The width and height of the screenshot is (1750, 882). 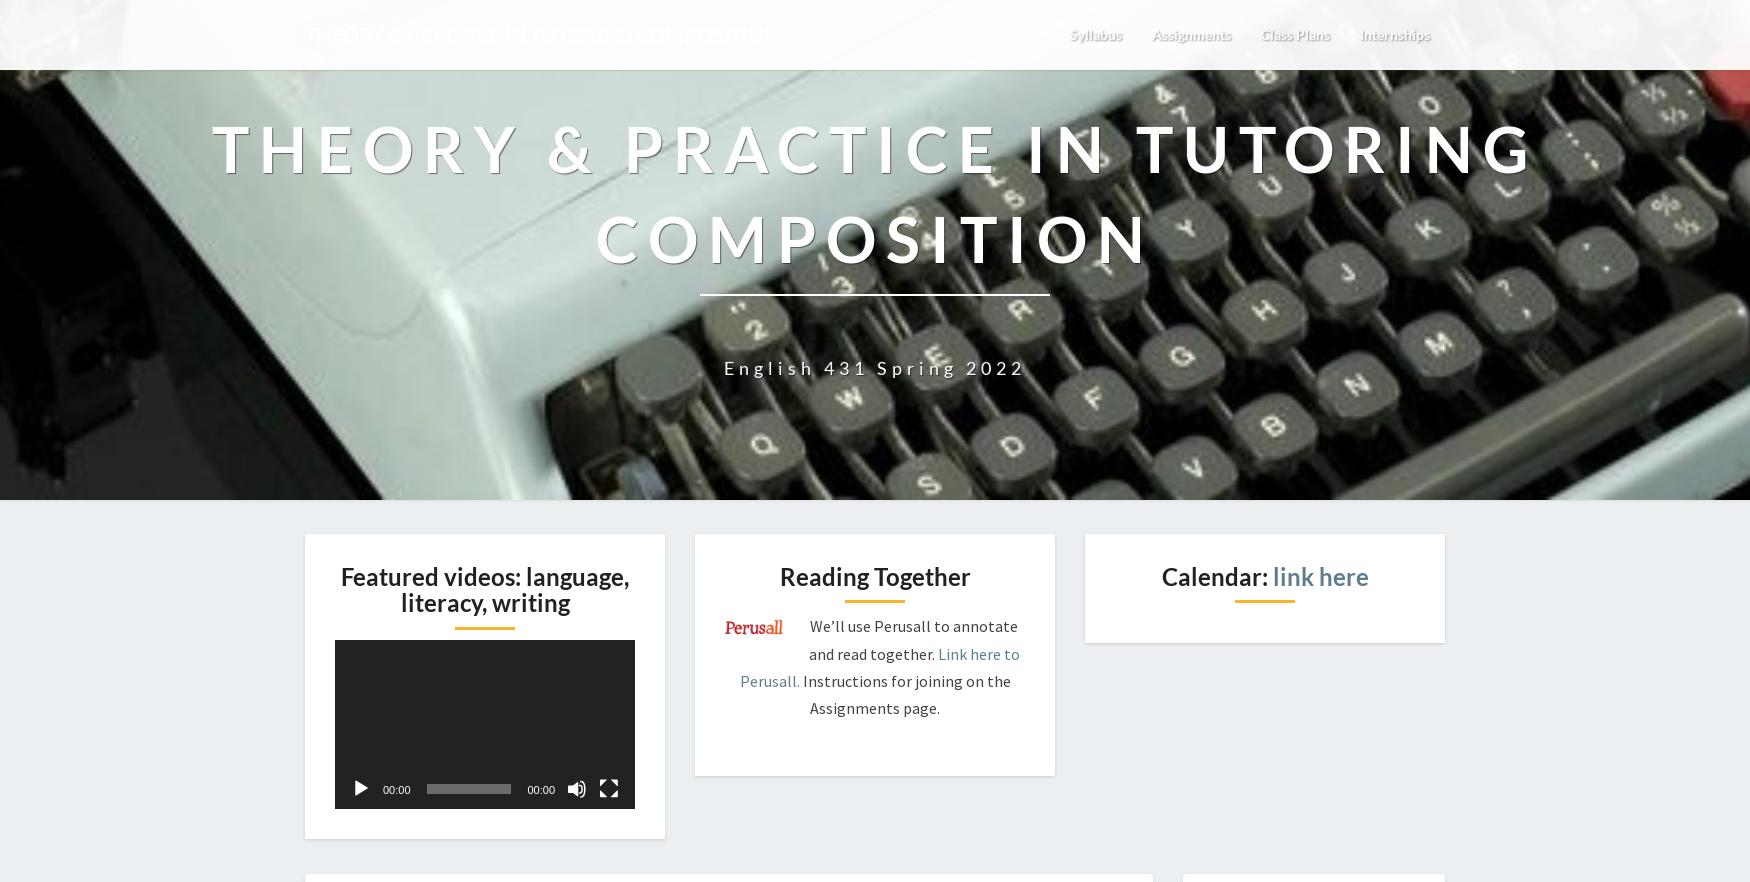 What do you see at coordinates (484, 589) in the screenshot?
I see `'Featured videos: language, literacy, writing'` at bounding box center [484, 589].